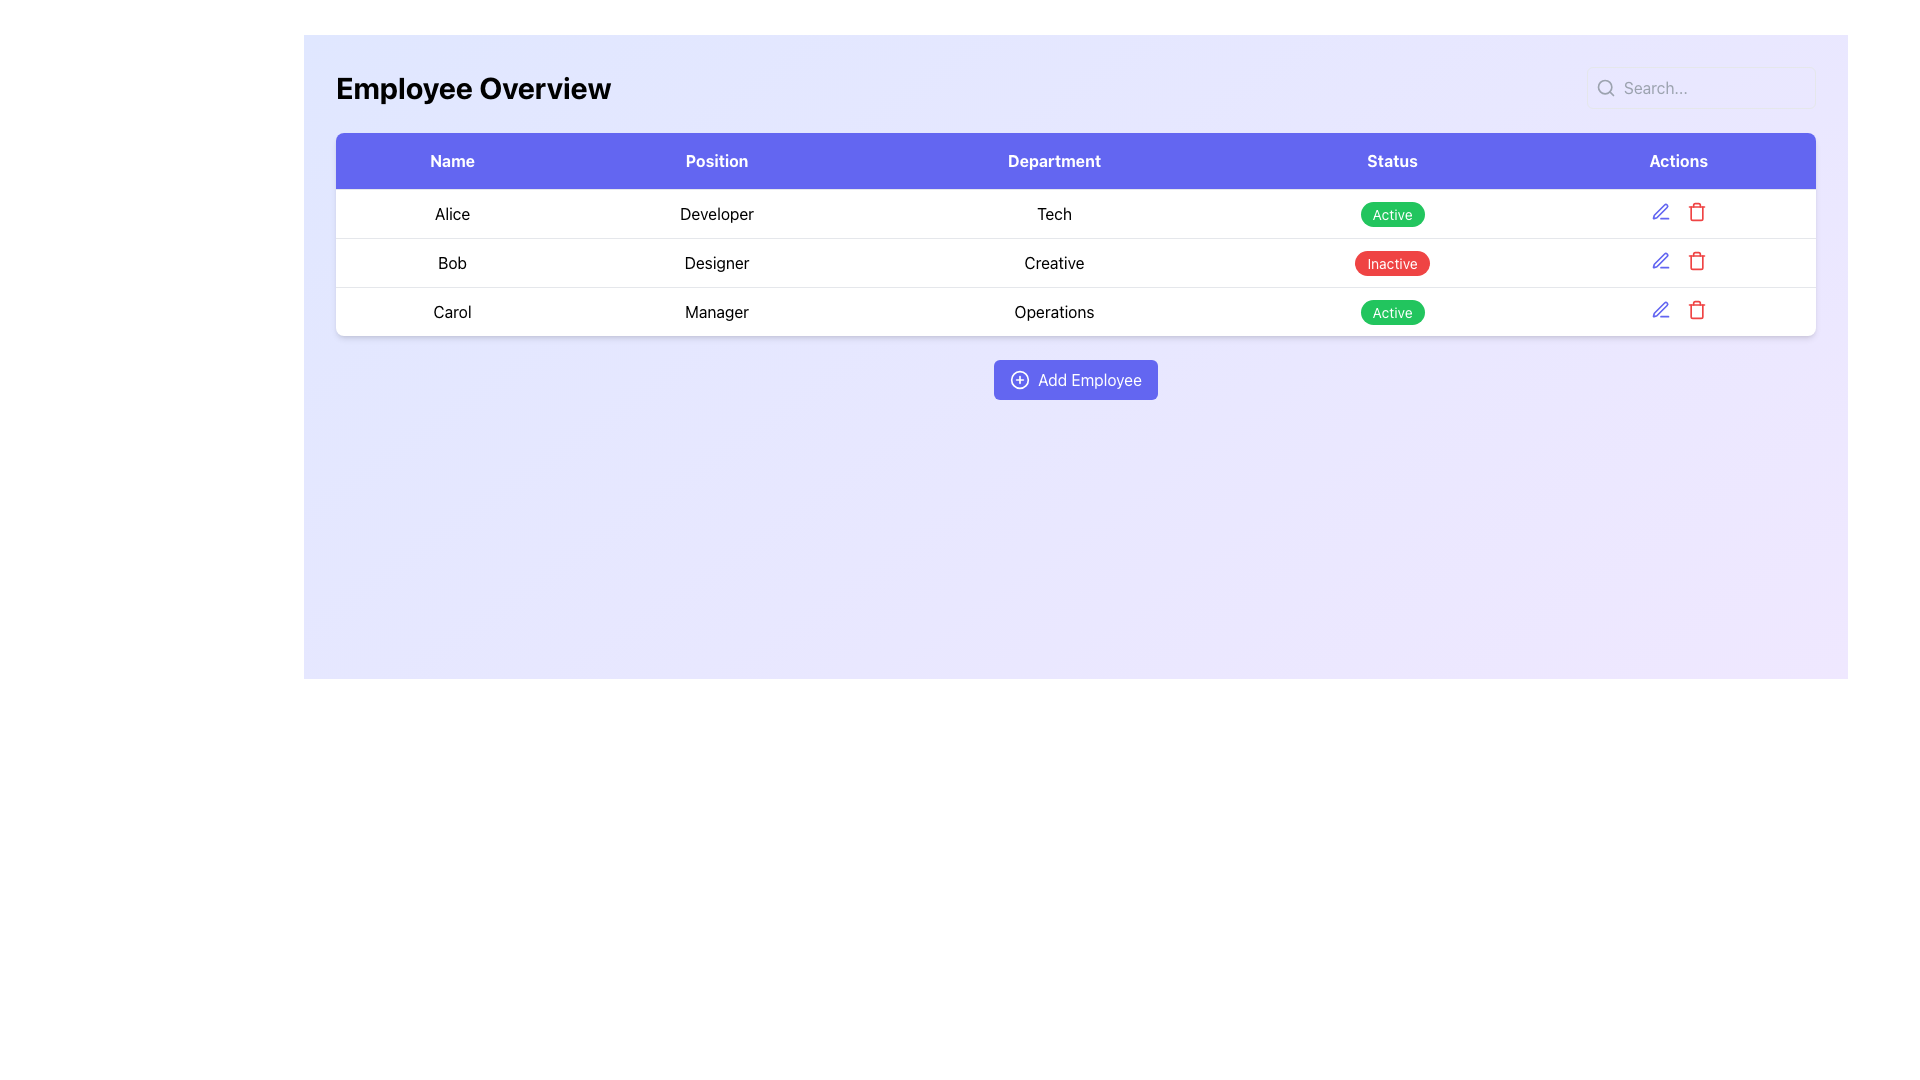  What do you see at coordinates (717, 213) in the screenshot?
I see `the text element displaying 'Developer' located in the second column of the row associated with 'Alice' in the table layout` at bounding box center [717, 213].